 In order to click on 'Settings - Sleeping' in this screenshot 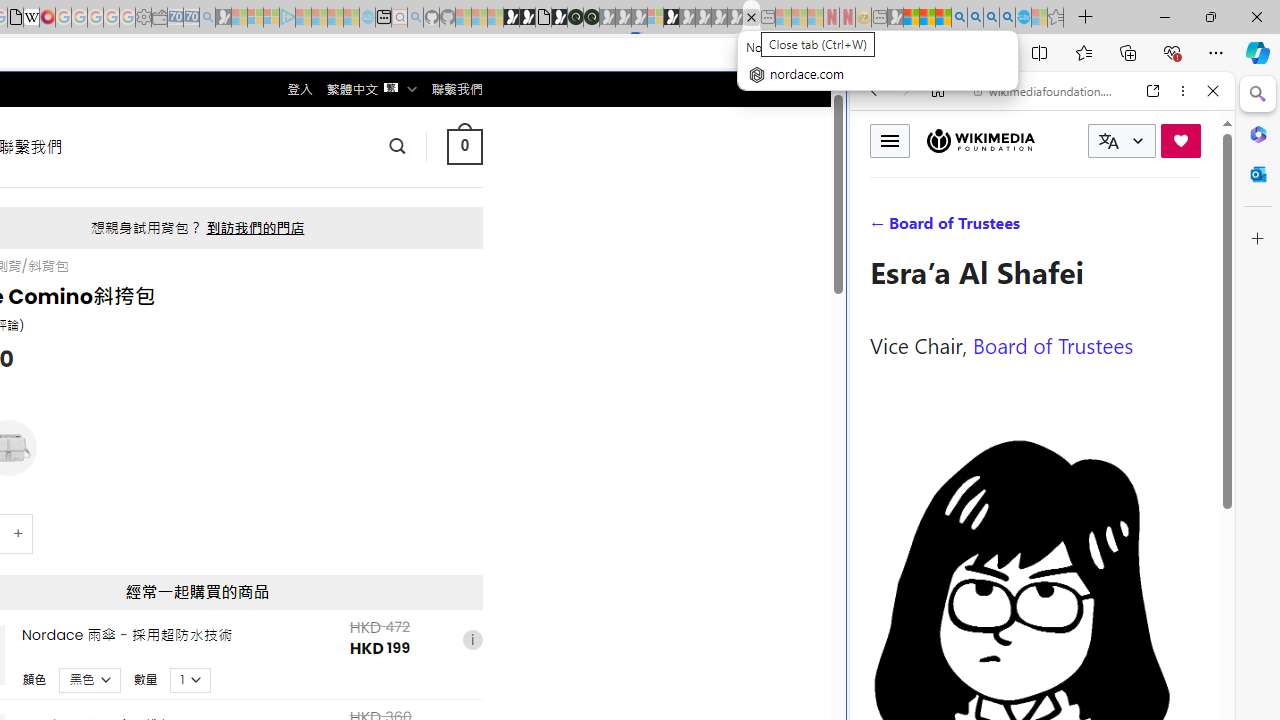, I will do `click(142, 17)`.